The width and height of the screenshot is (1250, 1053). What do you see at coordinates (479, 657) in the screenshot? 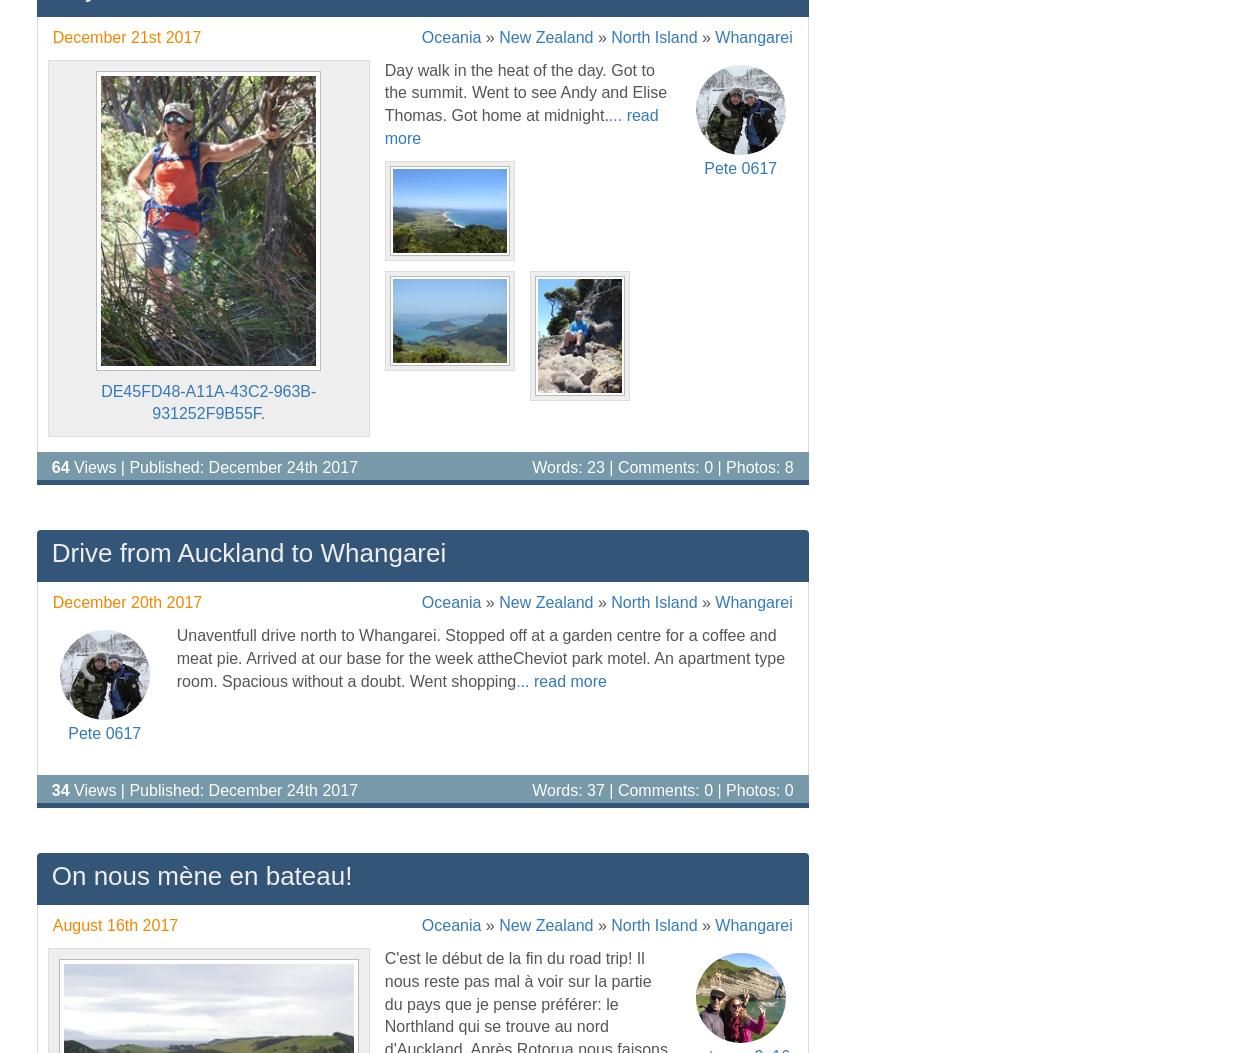
I see `'Unaventfull drive north to Whangarei. Stopped off at a garden centre for a coffee and meat pie. Arrived at our base for the week attheCheviot park motel. An apartment type room. Spacious without a doubt. Went shopping'` at bounding box center [479, 657].